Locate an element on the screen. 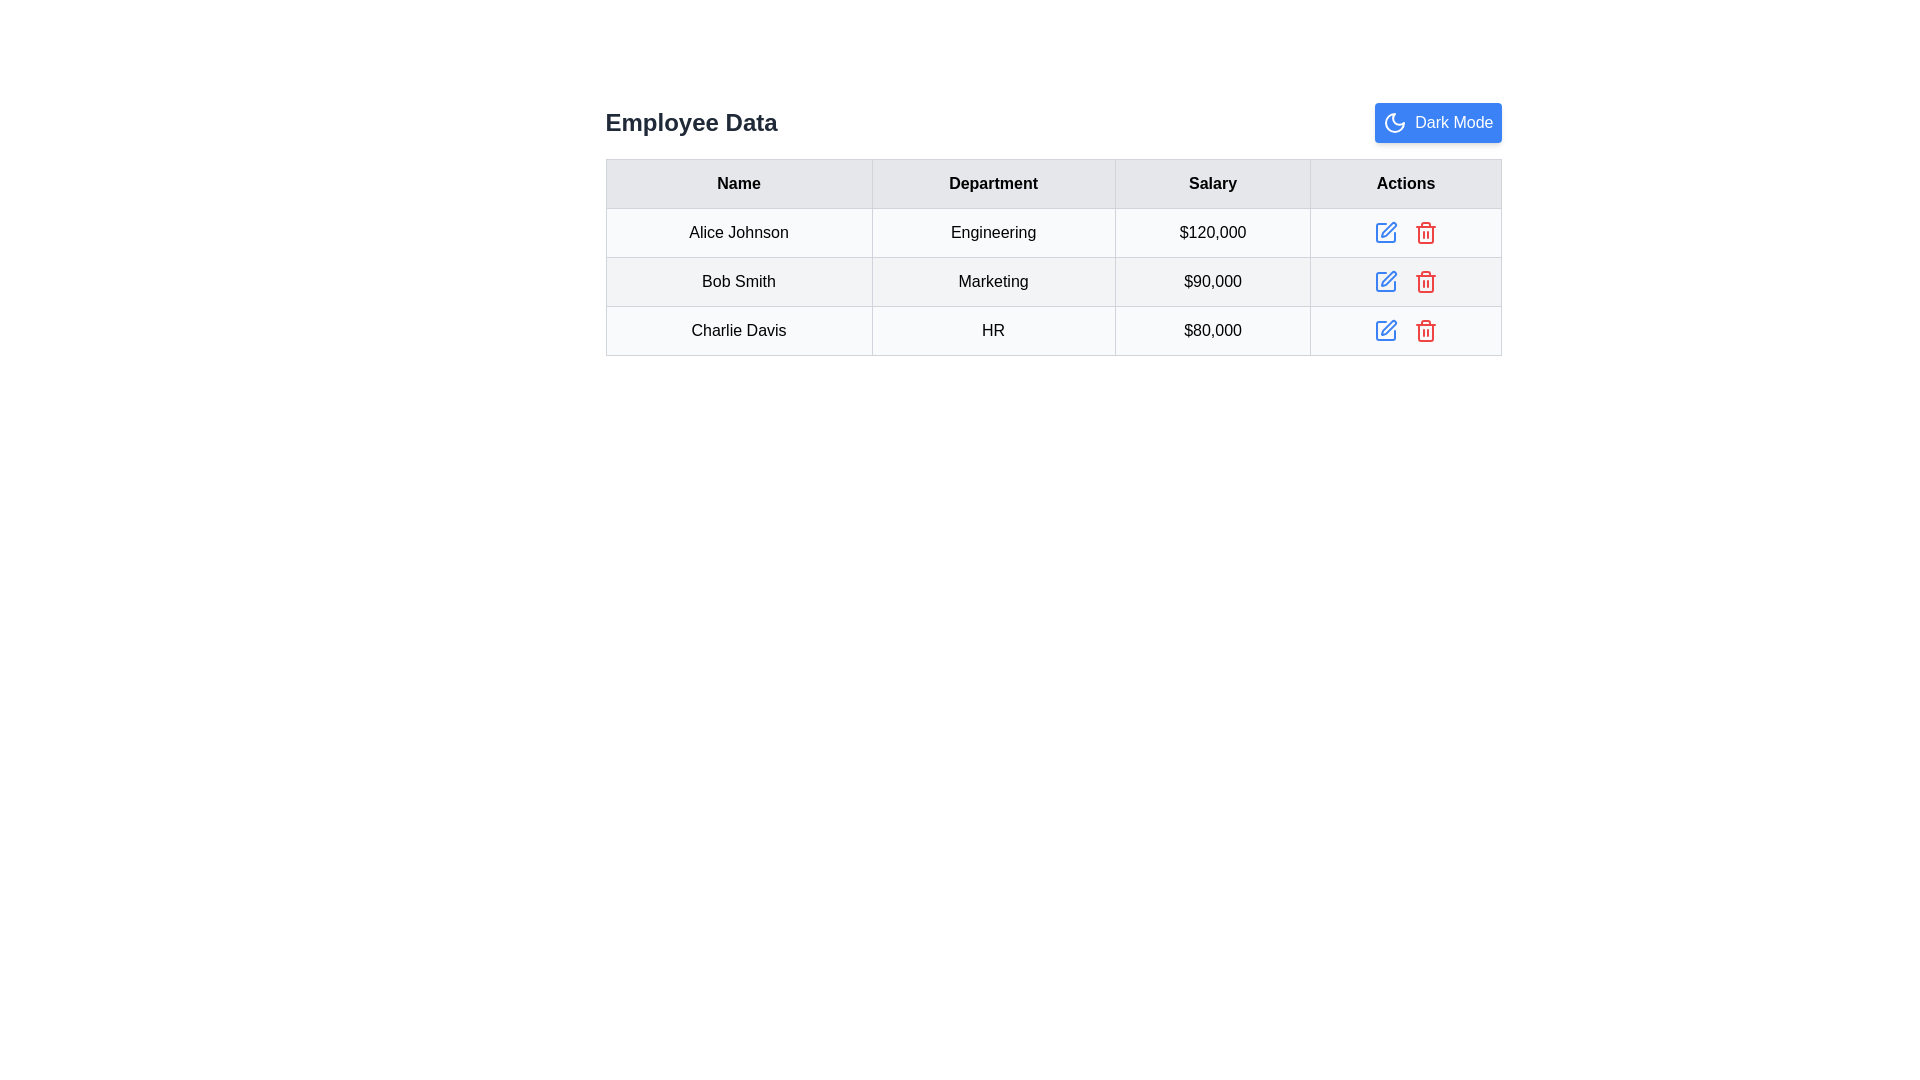 The width and height of the screenshot is (1920, 1080). the text label displaying 'Engineering' in the second column of the first row under the 'Department' header in the 'Employee Data' table is located at coordinates (993, 231).